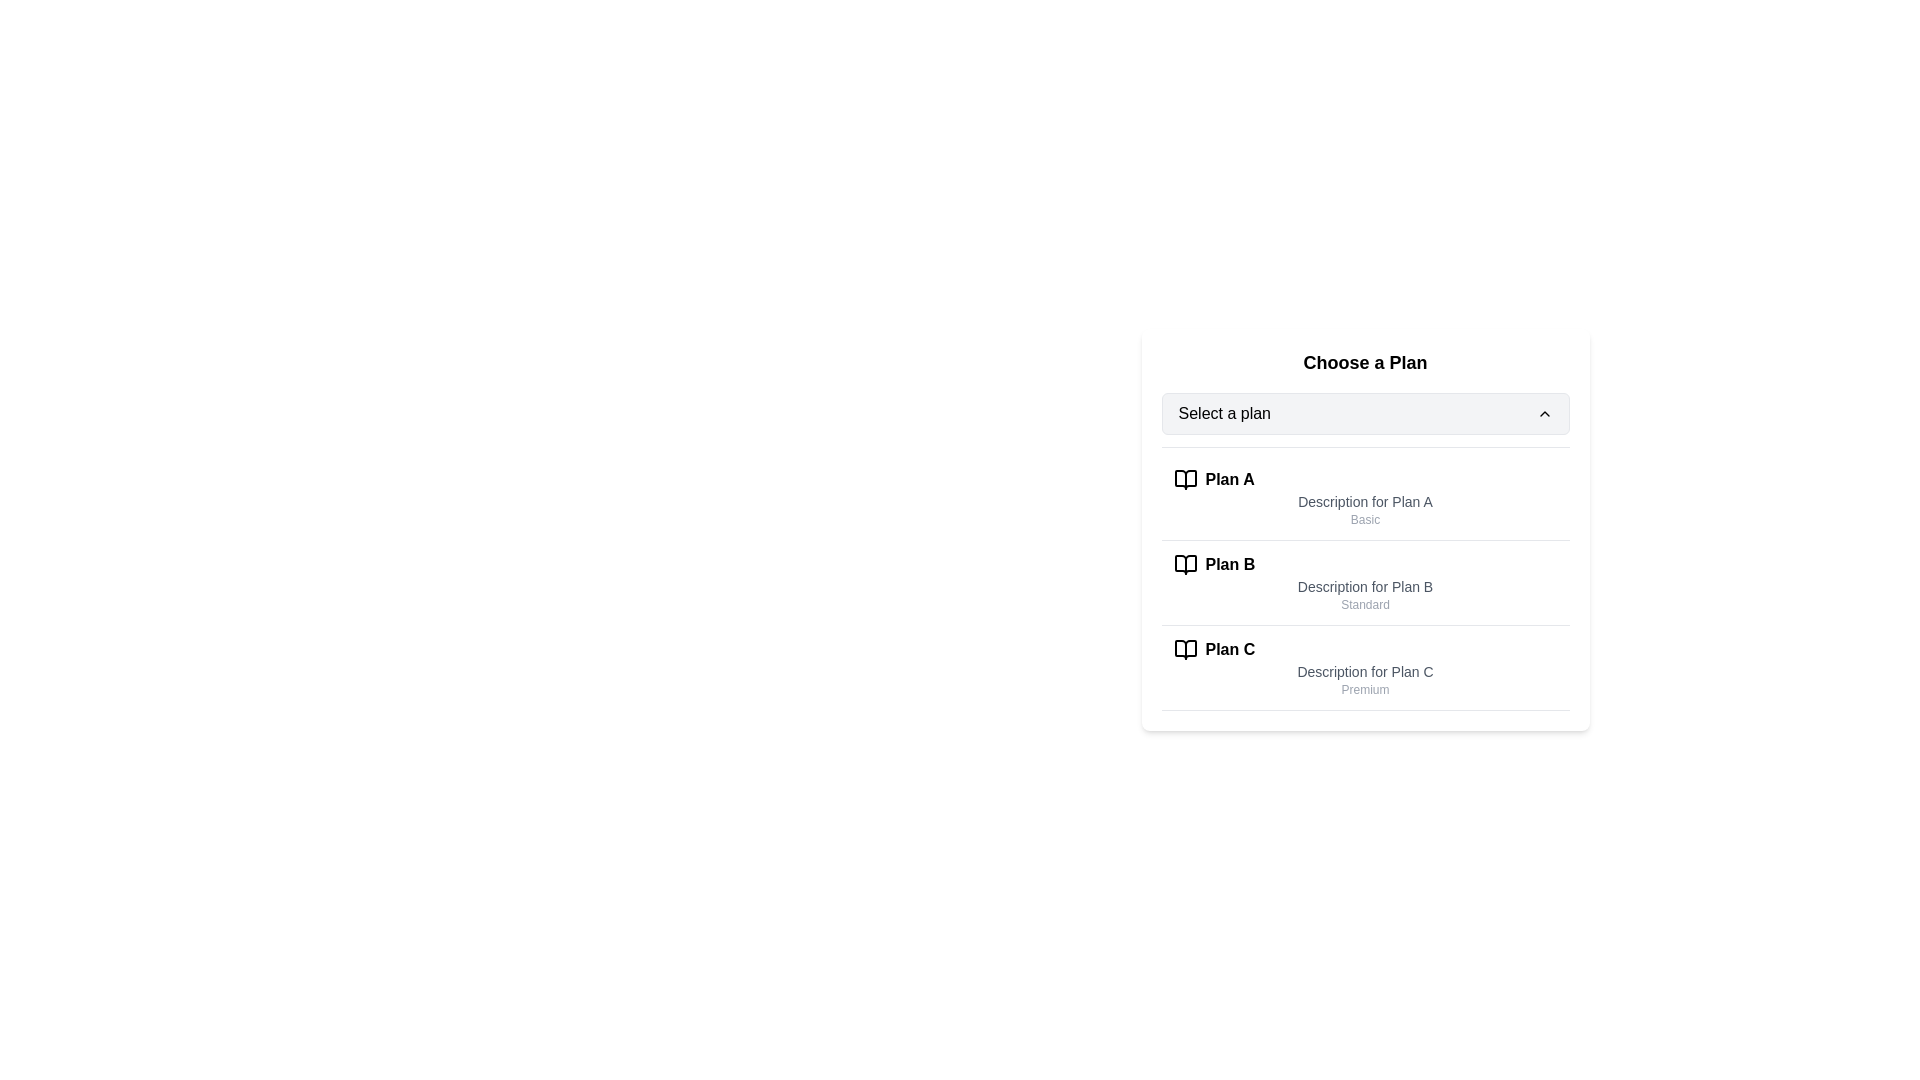 This screenshot has width=1920, height=1080. I want to click on description text label for 'Plan C', which is positioned below the 'Plan C' label and above the 'Premium' text, so click(1364, 671).